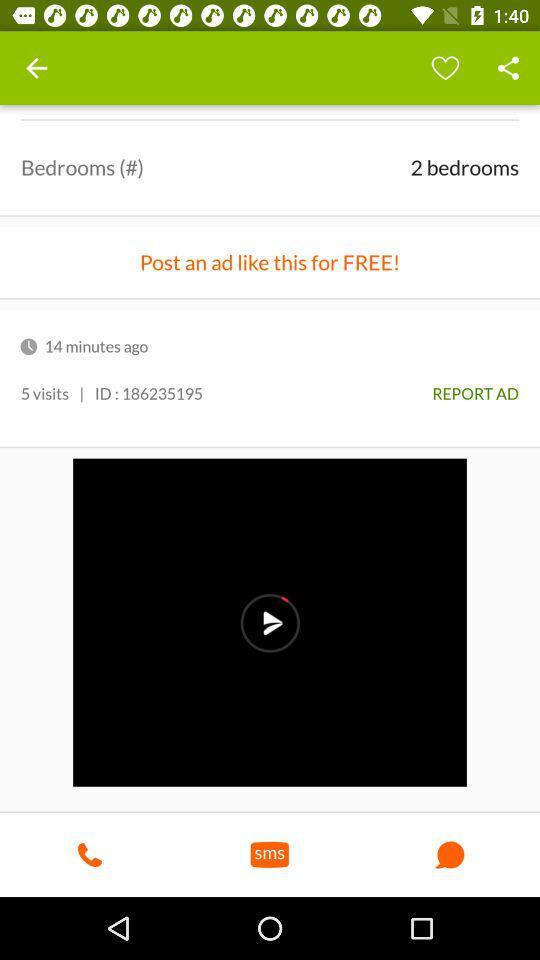 Image resolution: width=540 pixels, height=960 pixels. Describe the element at coordinates (270, 853) in the screenshot. I see `the sms icon on the web page` at that location.